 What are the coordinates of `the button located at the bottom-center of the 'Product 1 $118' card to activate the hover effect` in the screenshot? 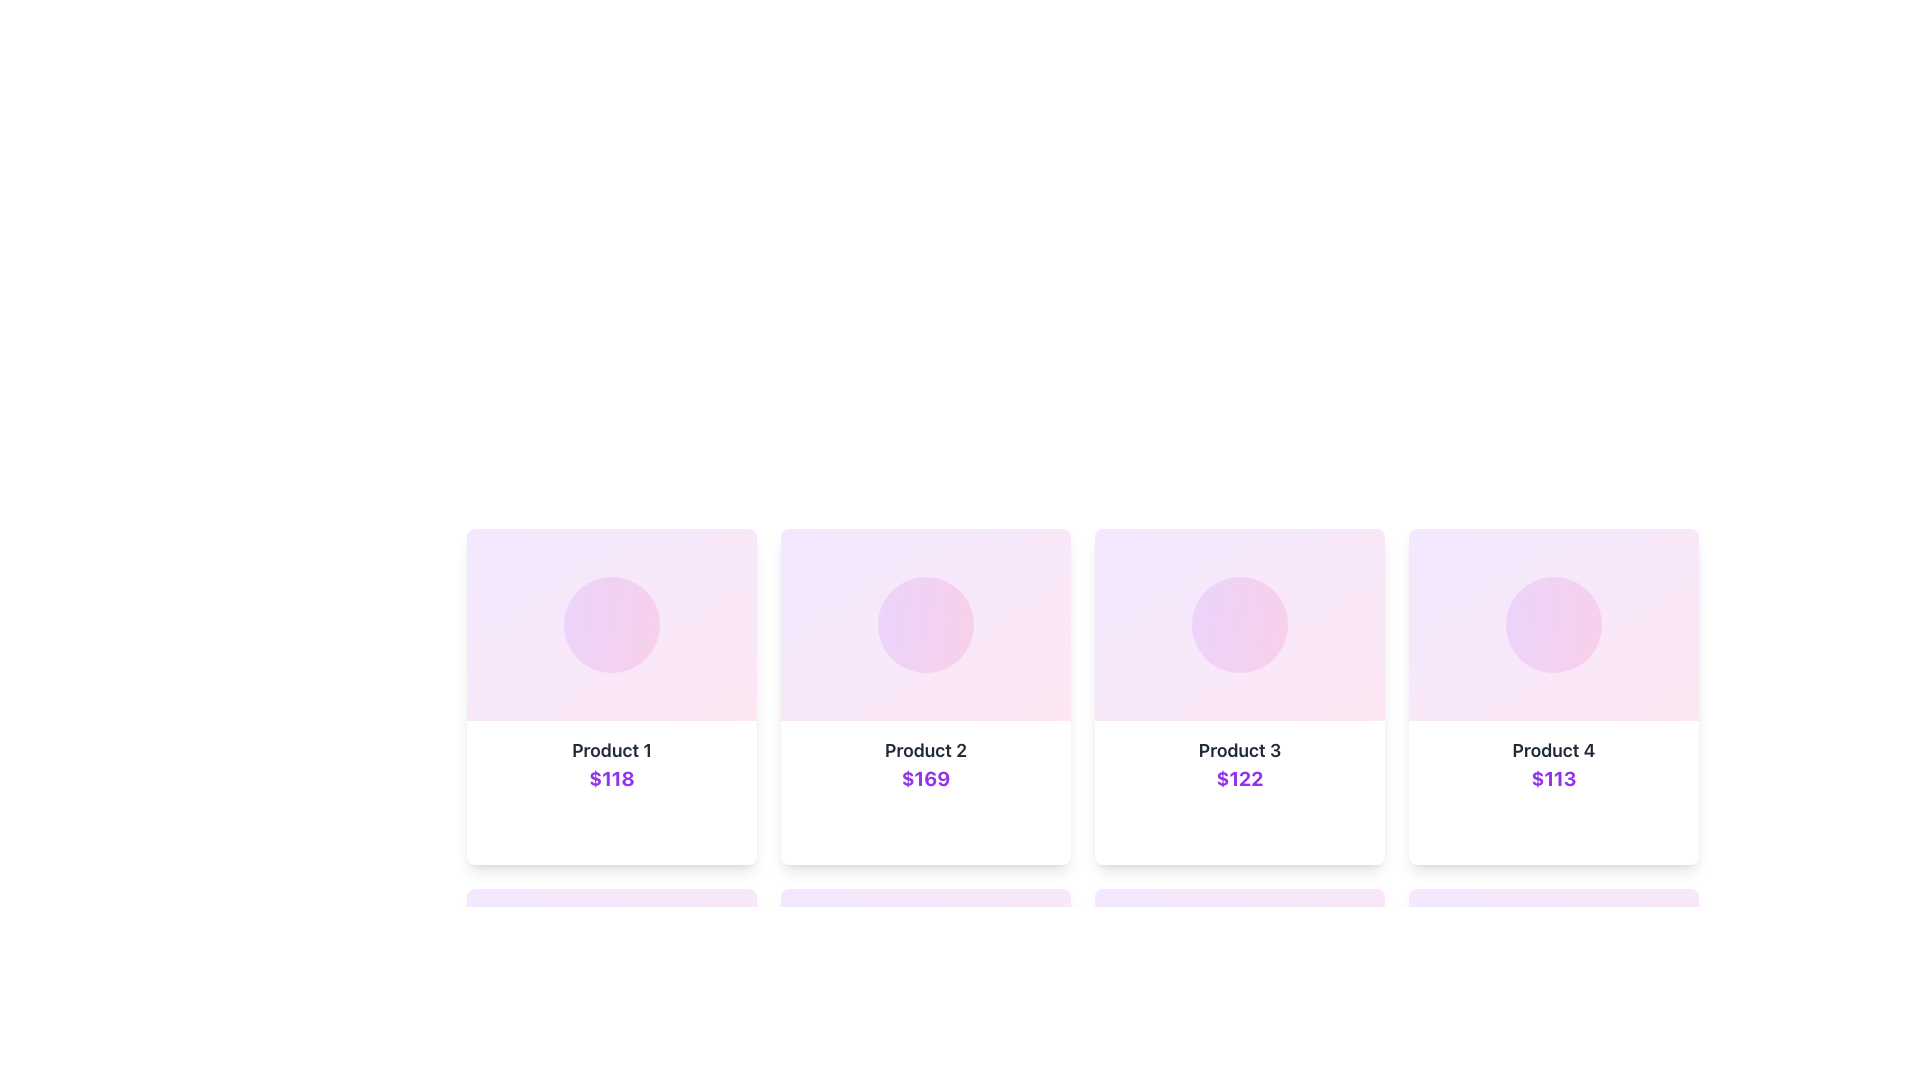 It's located at (610, 829).